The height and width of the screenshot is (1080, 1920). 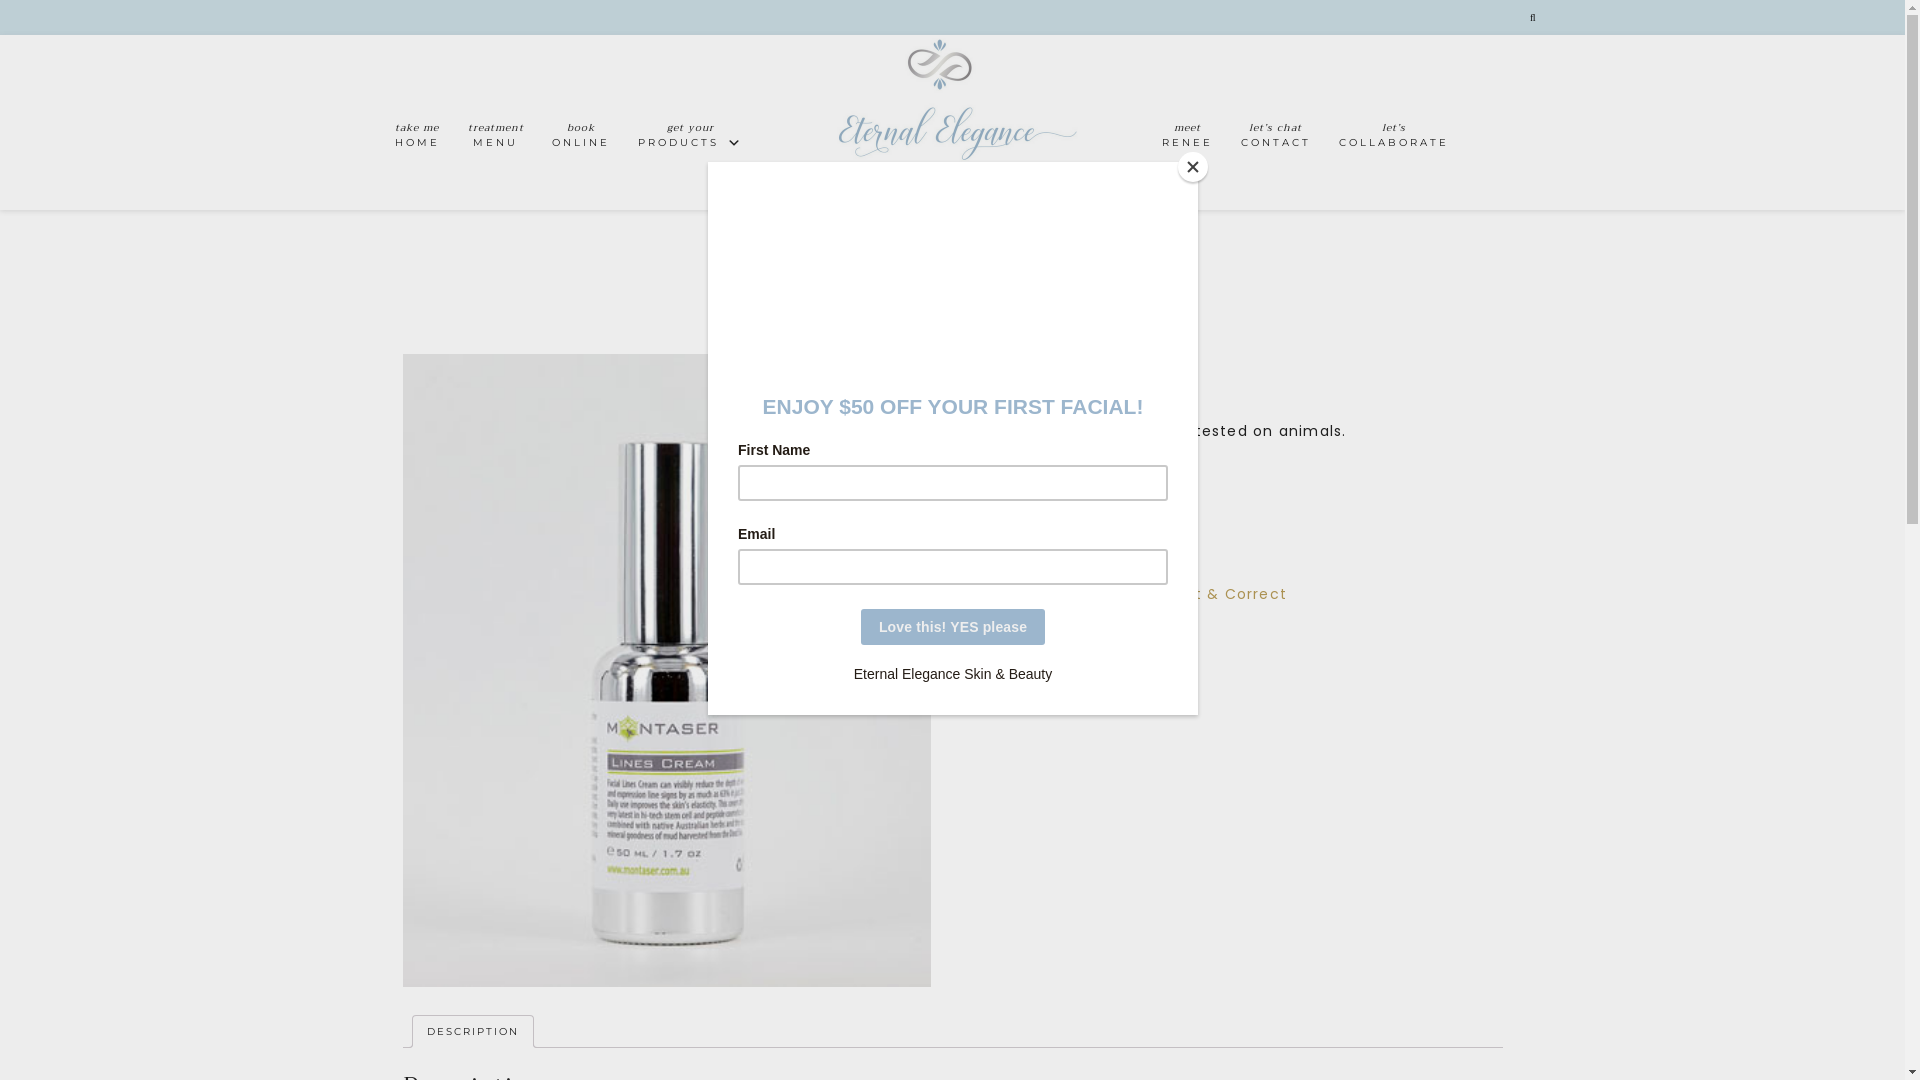 What do you see at coordinates (470, 1032) in the screenshot?
I see `'DESCRIPTION'` at bounding box center [470, 1032].